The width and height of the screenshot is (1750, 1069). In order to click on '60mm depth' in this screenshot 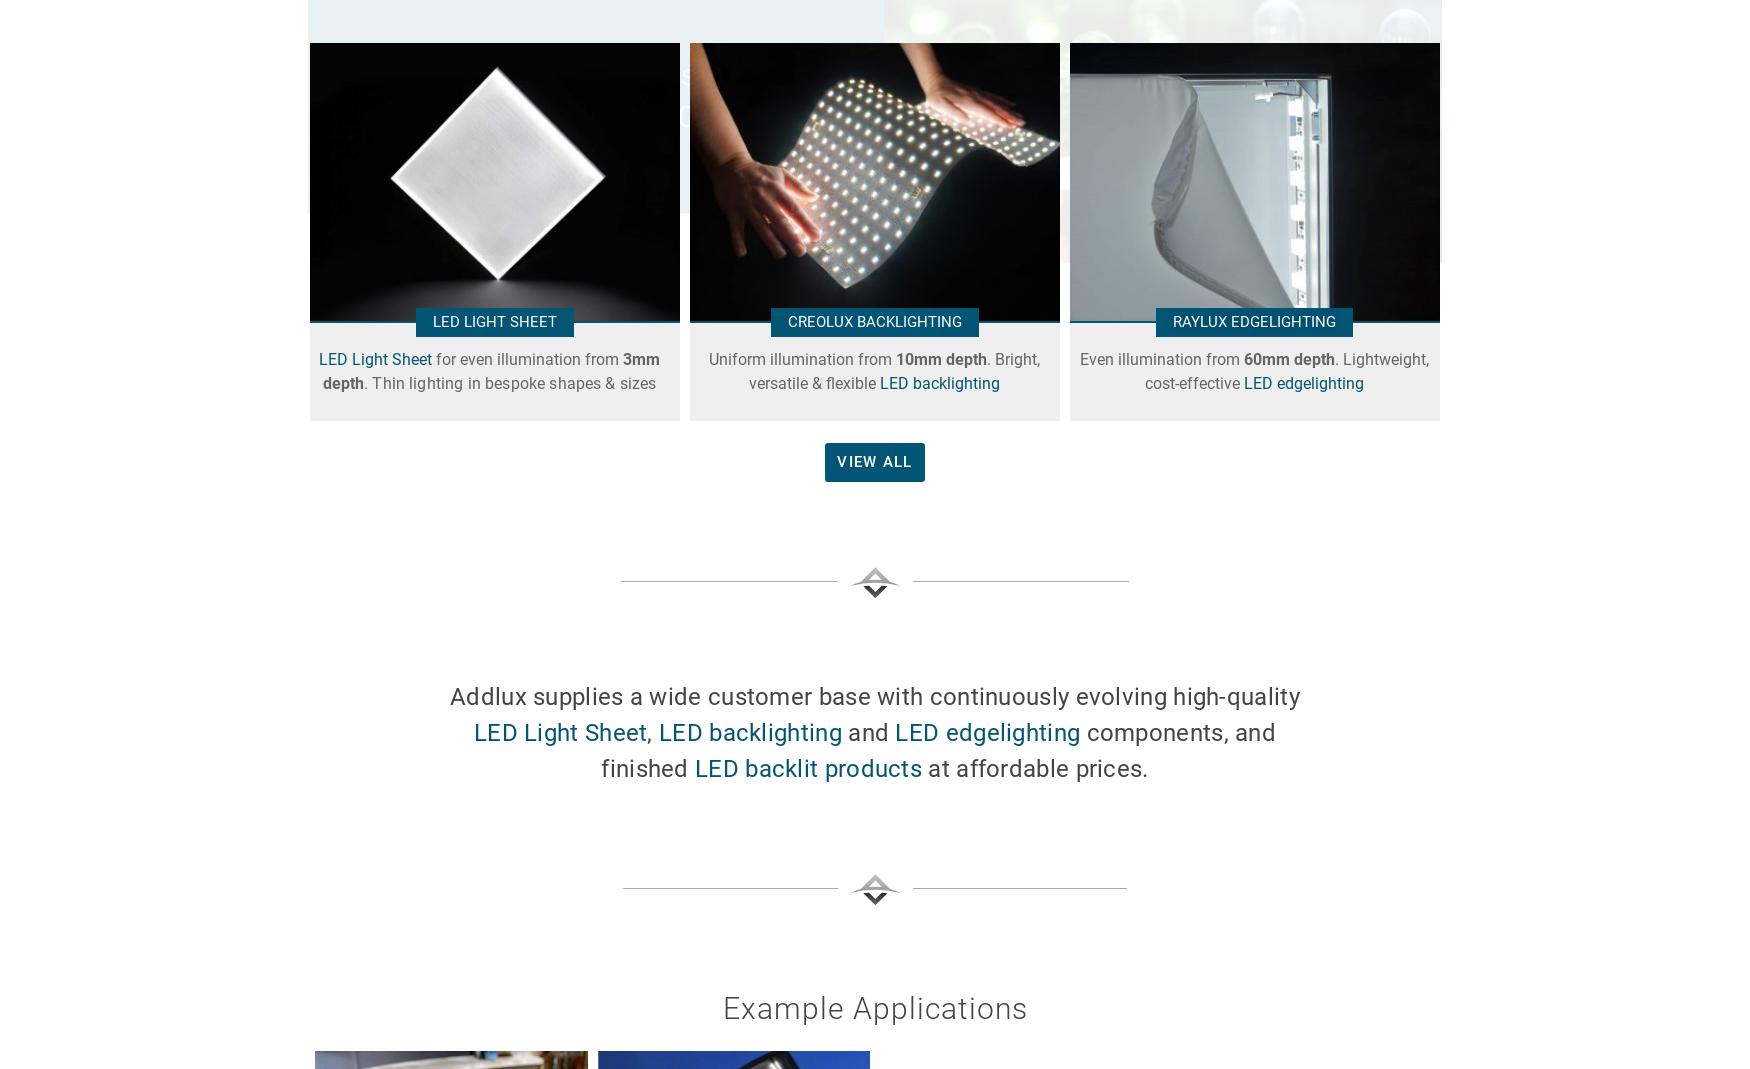, I will do `click(1288, 359)`.